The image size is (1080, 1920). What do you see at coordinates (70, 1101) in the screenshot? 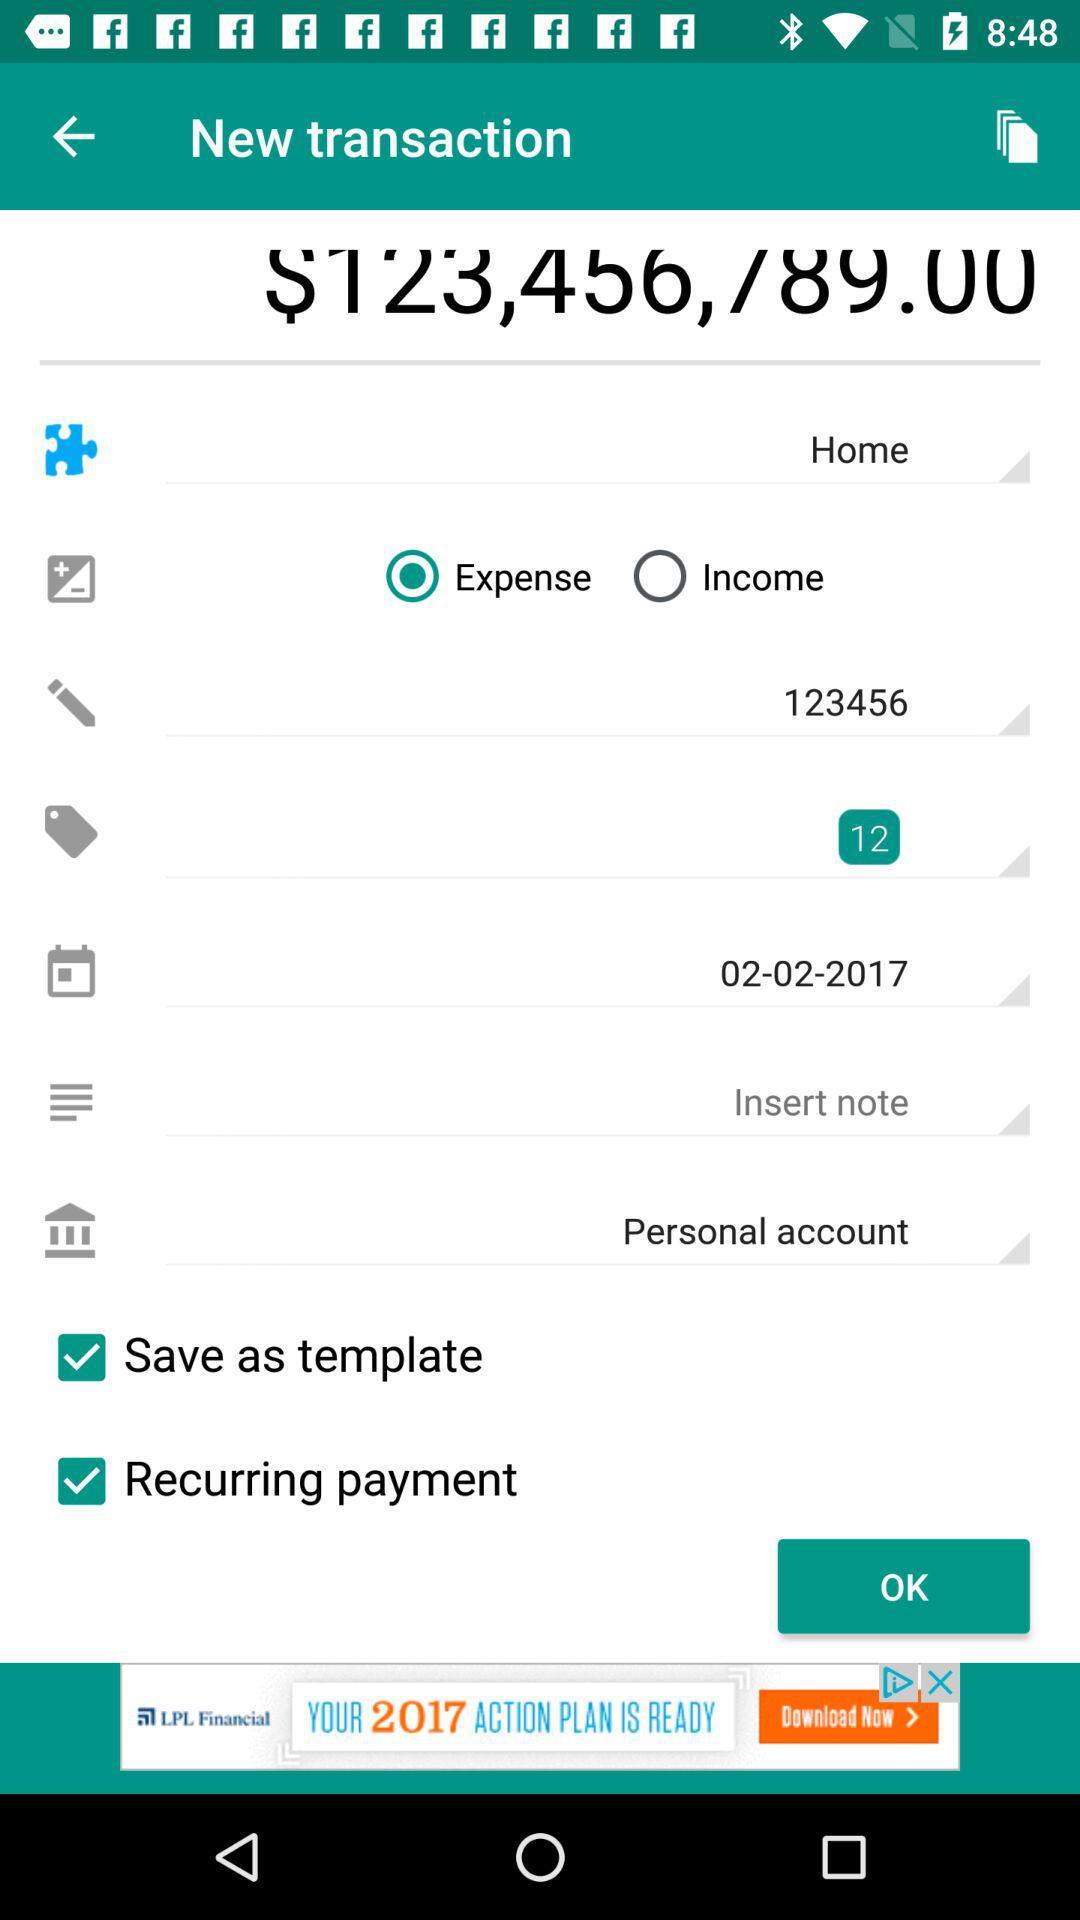
I see `open list category` at bounding box center [70, 1101].